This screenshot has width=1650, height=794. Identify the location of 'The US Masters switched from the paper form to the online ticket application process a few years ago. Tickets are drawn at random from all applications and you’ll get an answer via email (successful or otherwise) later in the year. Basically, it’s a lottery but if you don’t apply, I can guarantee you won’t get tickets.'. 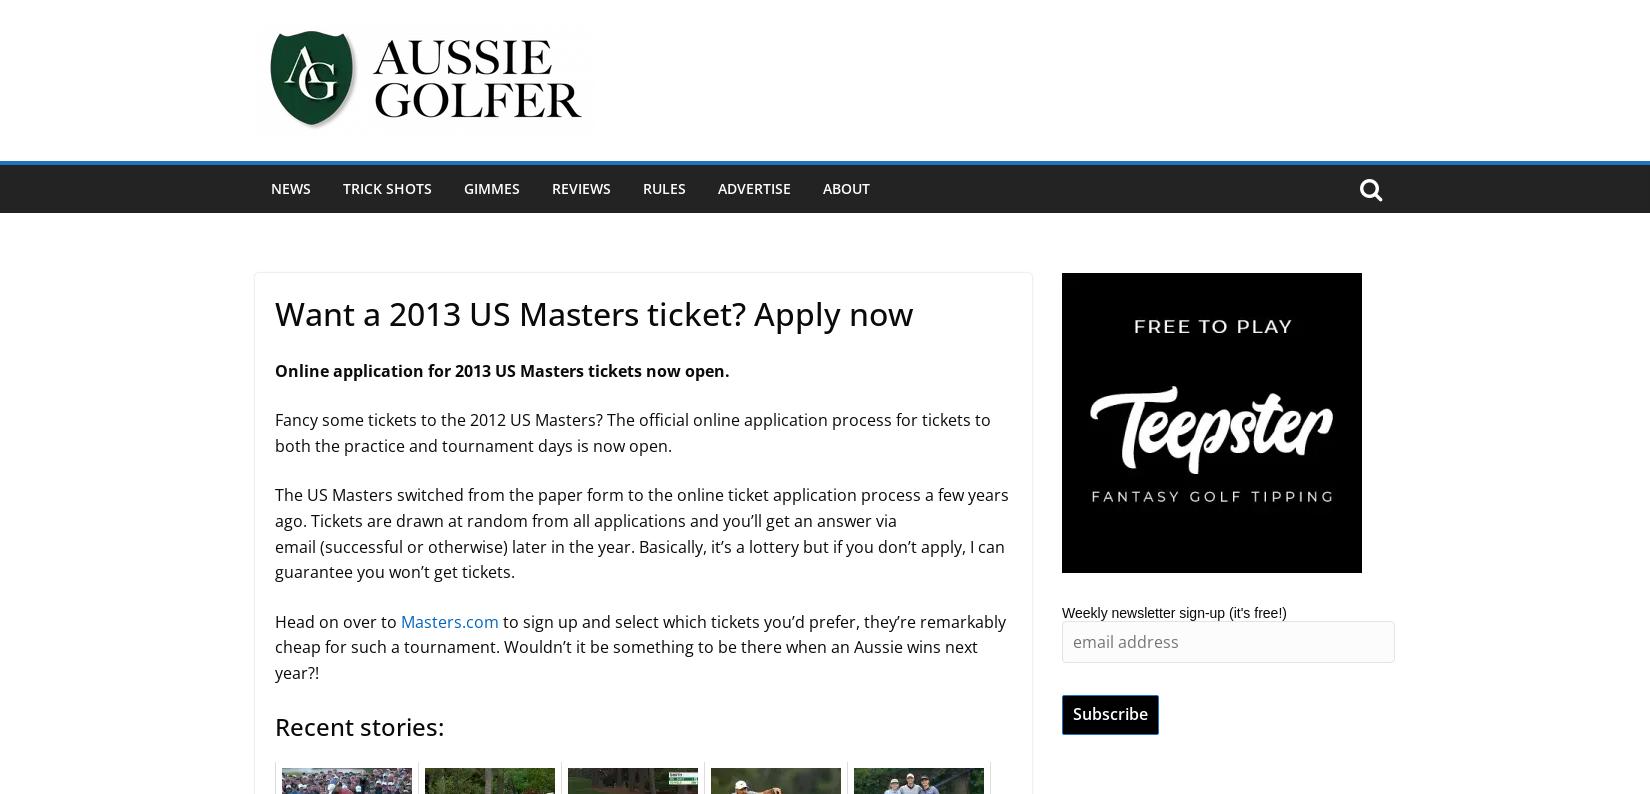
(641, 533).